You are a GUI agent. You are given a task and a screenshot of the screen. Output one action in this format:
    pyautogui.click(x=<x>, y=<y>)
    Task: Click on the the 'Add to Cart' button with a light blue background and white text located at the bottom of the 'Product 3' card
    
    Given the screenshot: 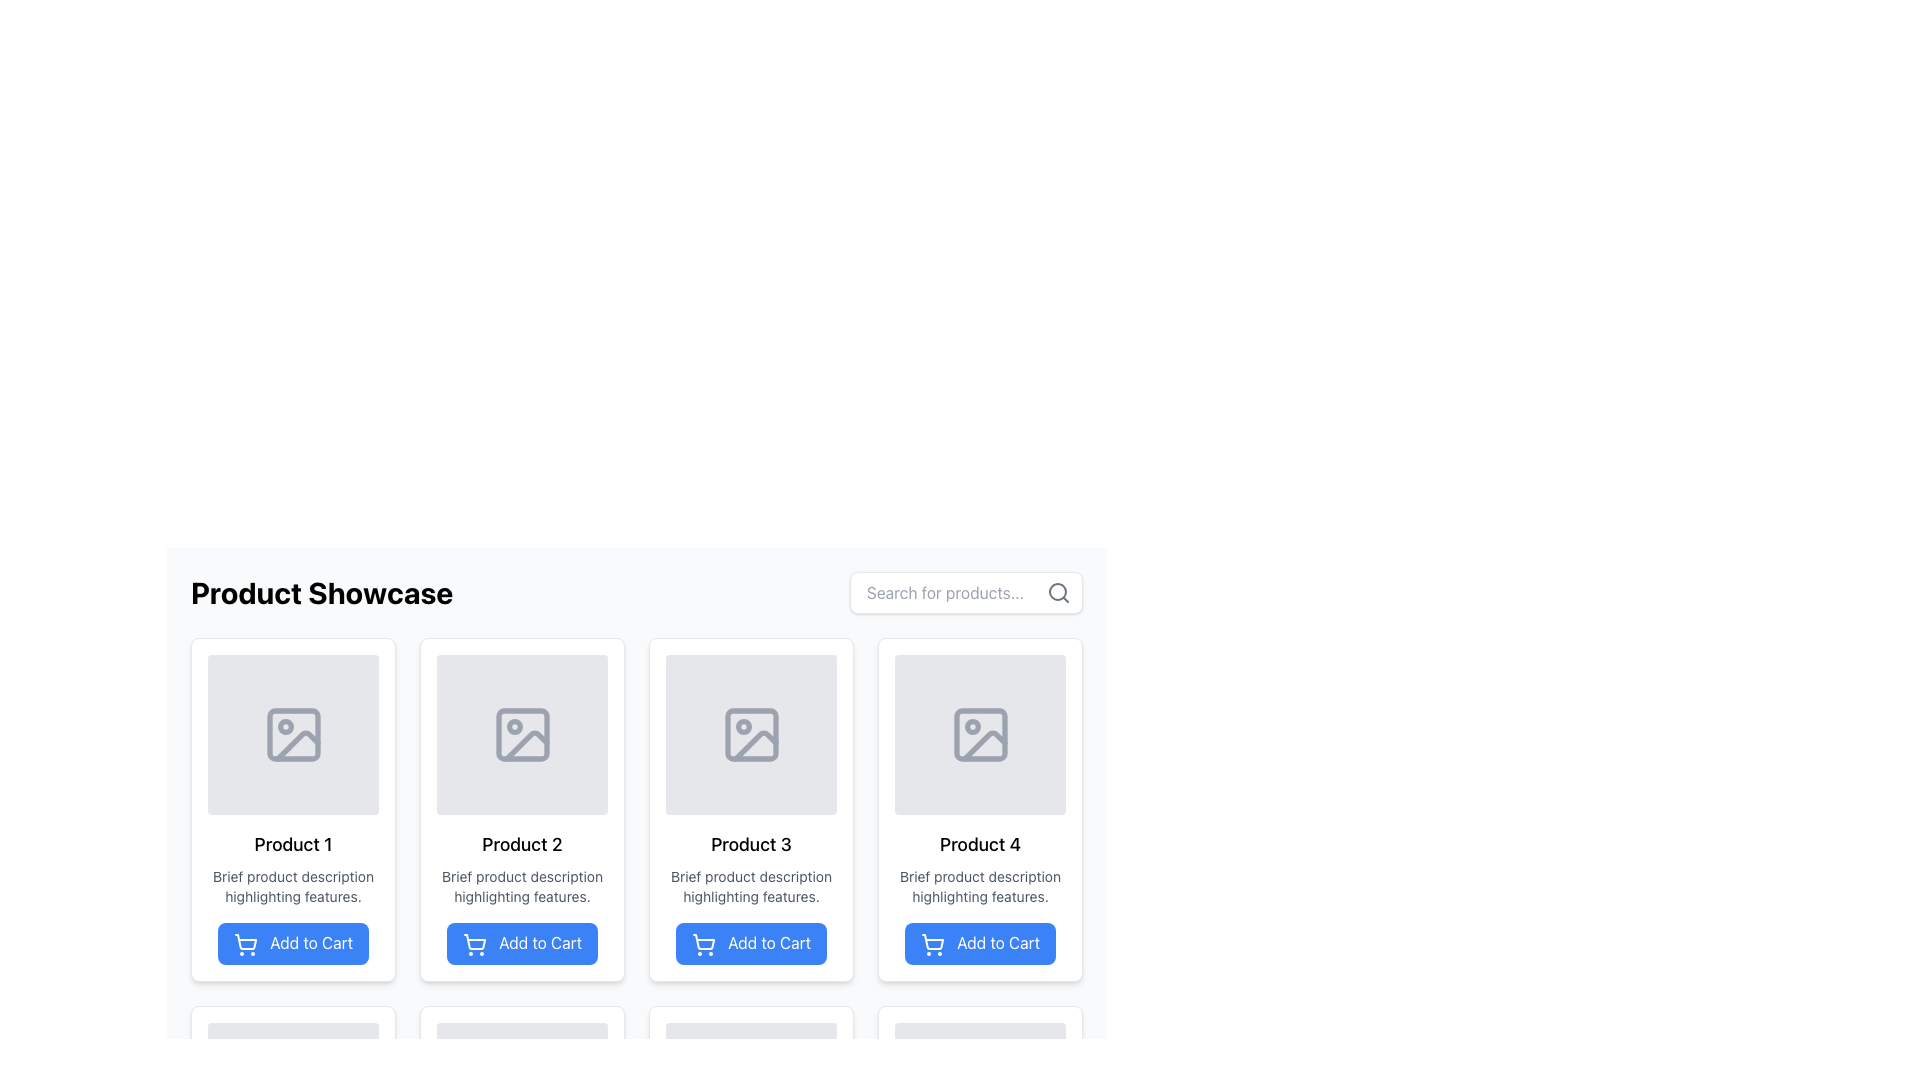 What is the action you would take?
    pyautogui.click(x=750, y=943)
    